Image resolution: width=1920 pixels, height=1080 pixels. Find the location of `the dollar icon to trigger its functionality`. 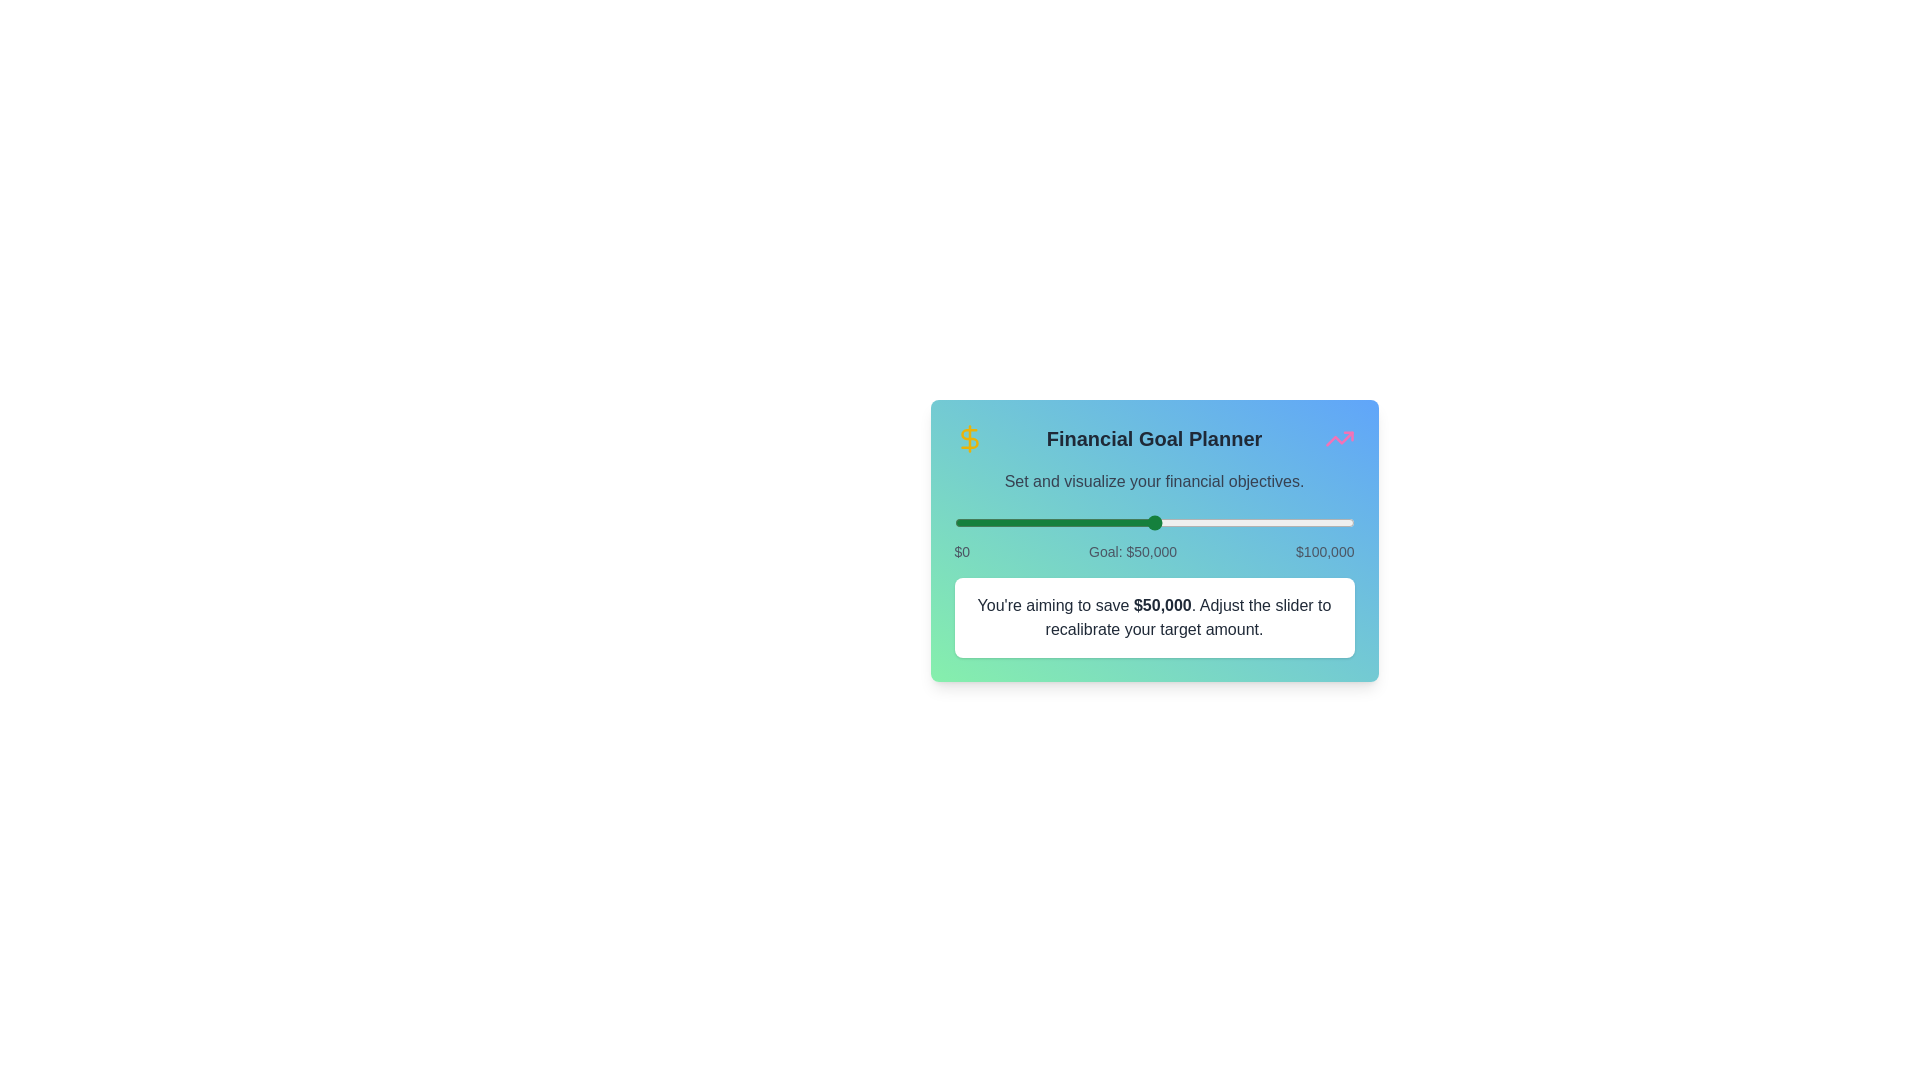

the dollar icon to trigger its functionality is located at coordinates (969, 438).